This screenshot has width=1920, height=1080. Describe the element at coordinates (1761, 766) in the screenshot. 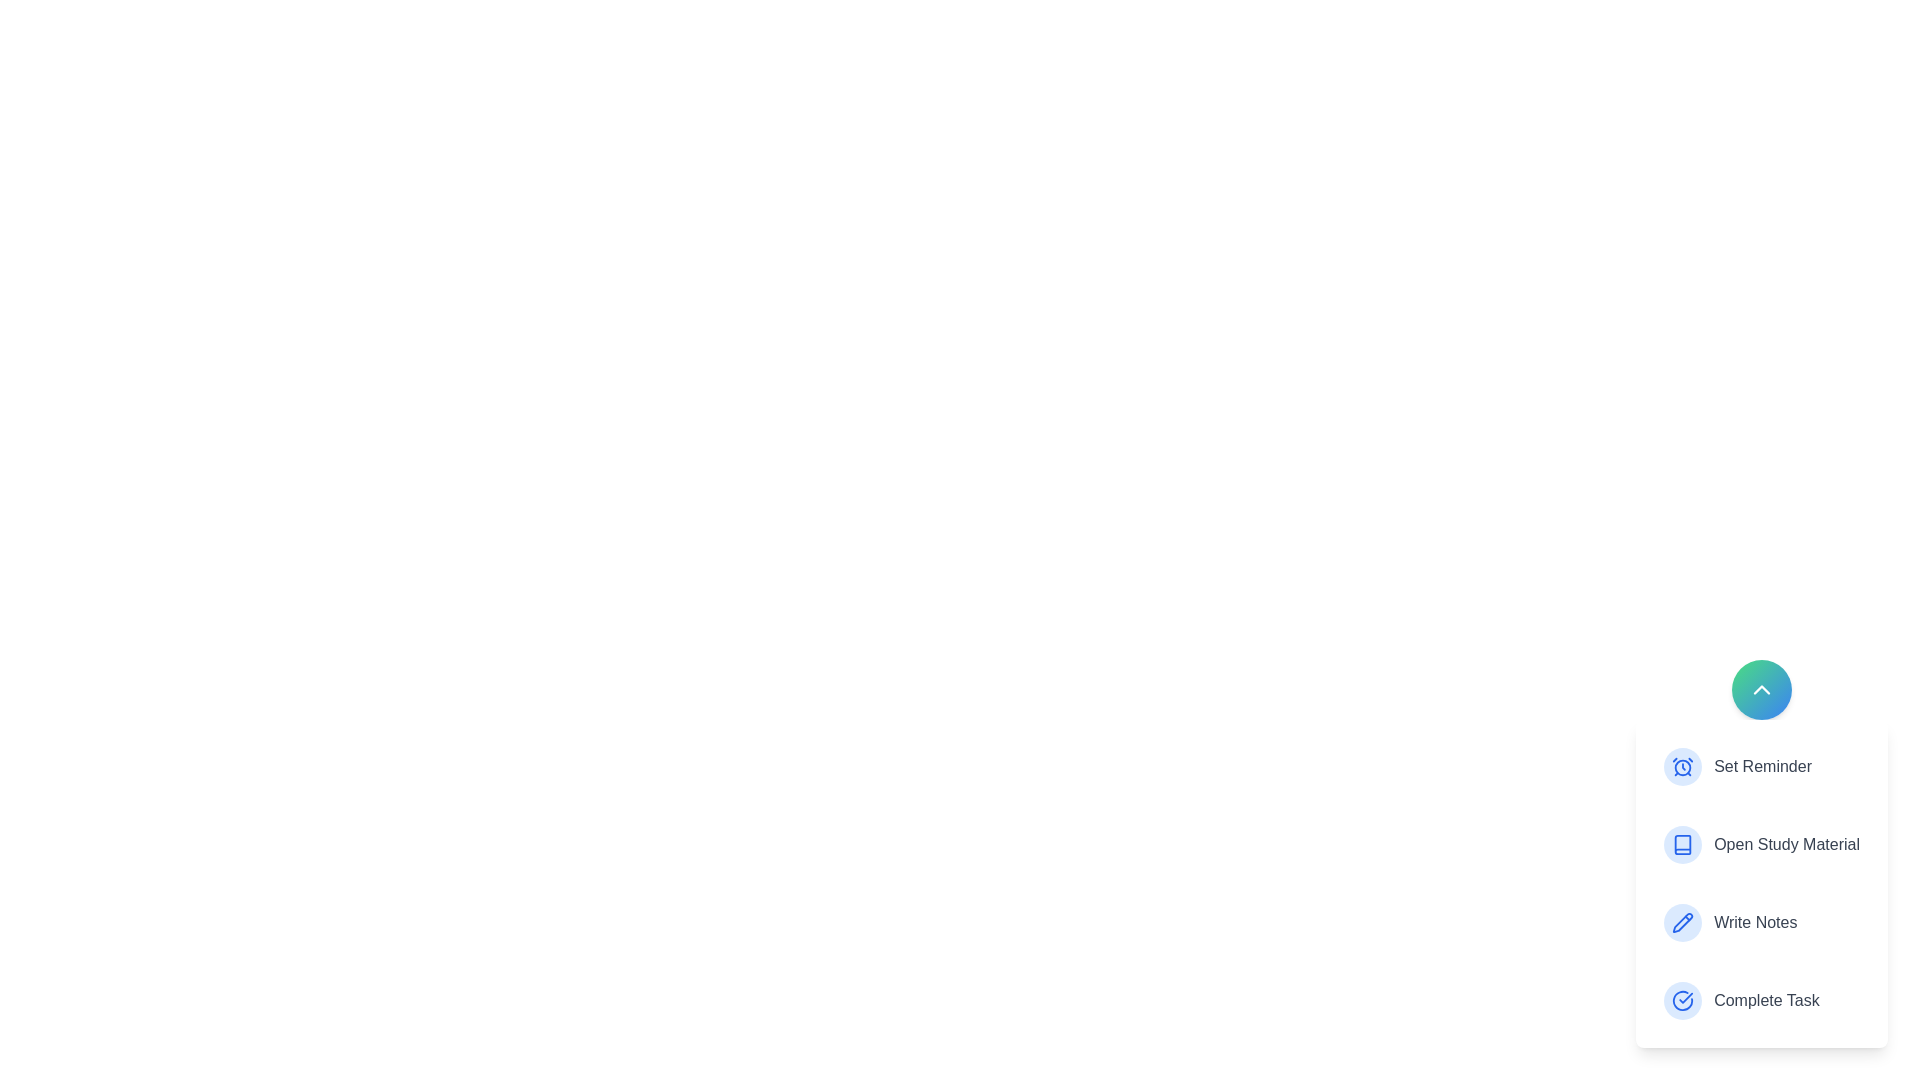

I see `the action Set Reminder from the menu` at that location.